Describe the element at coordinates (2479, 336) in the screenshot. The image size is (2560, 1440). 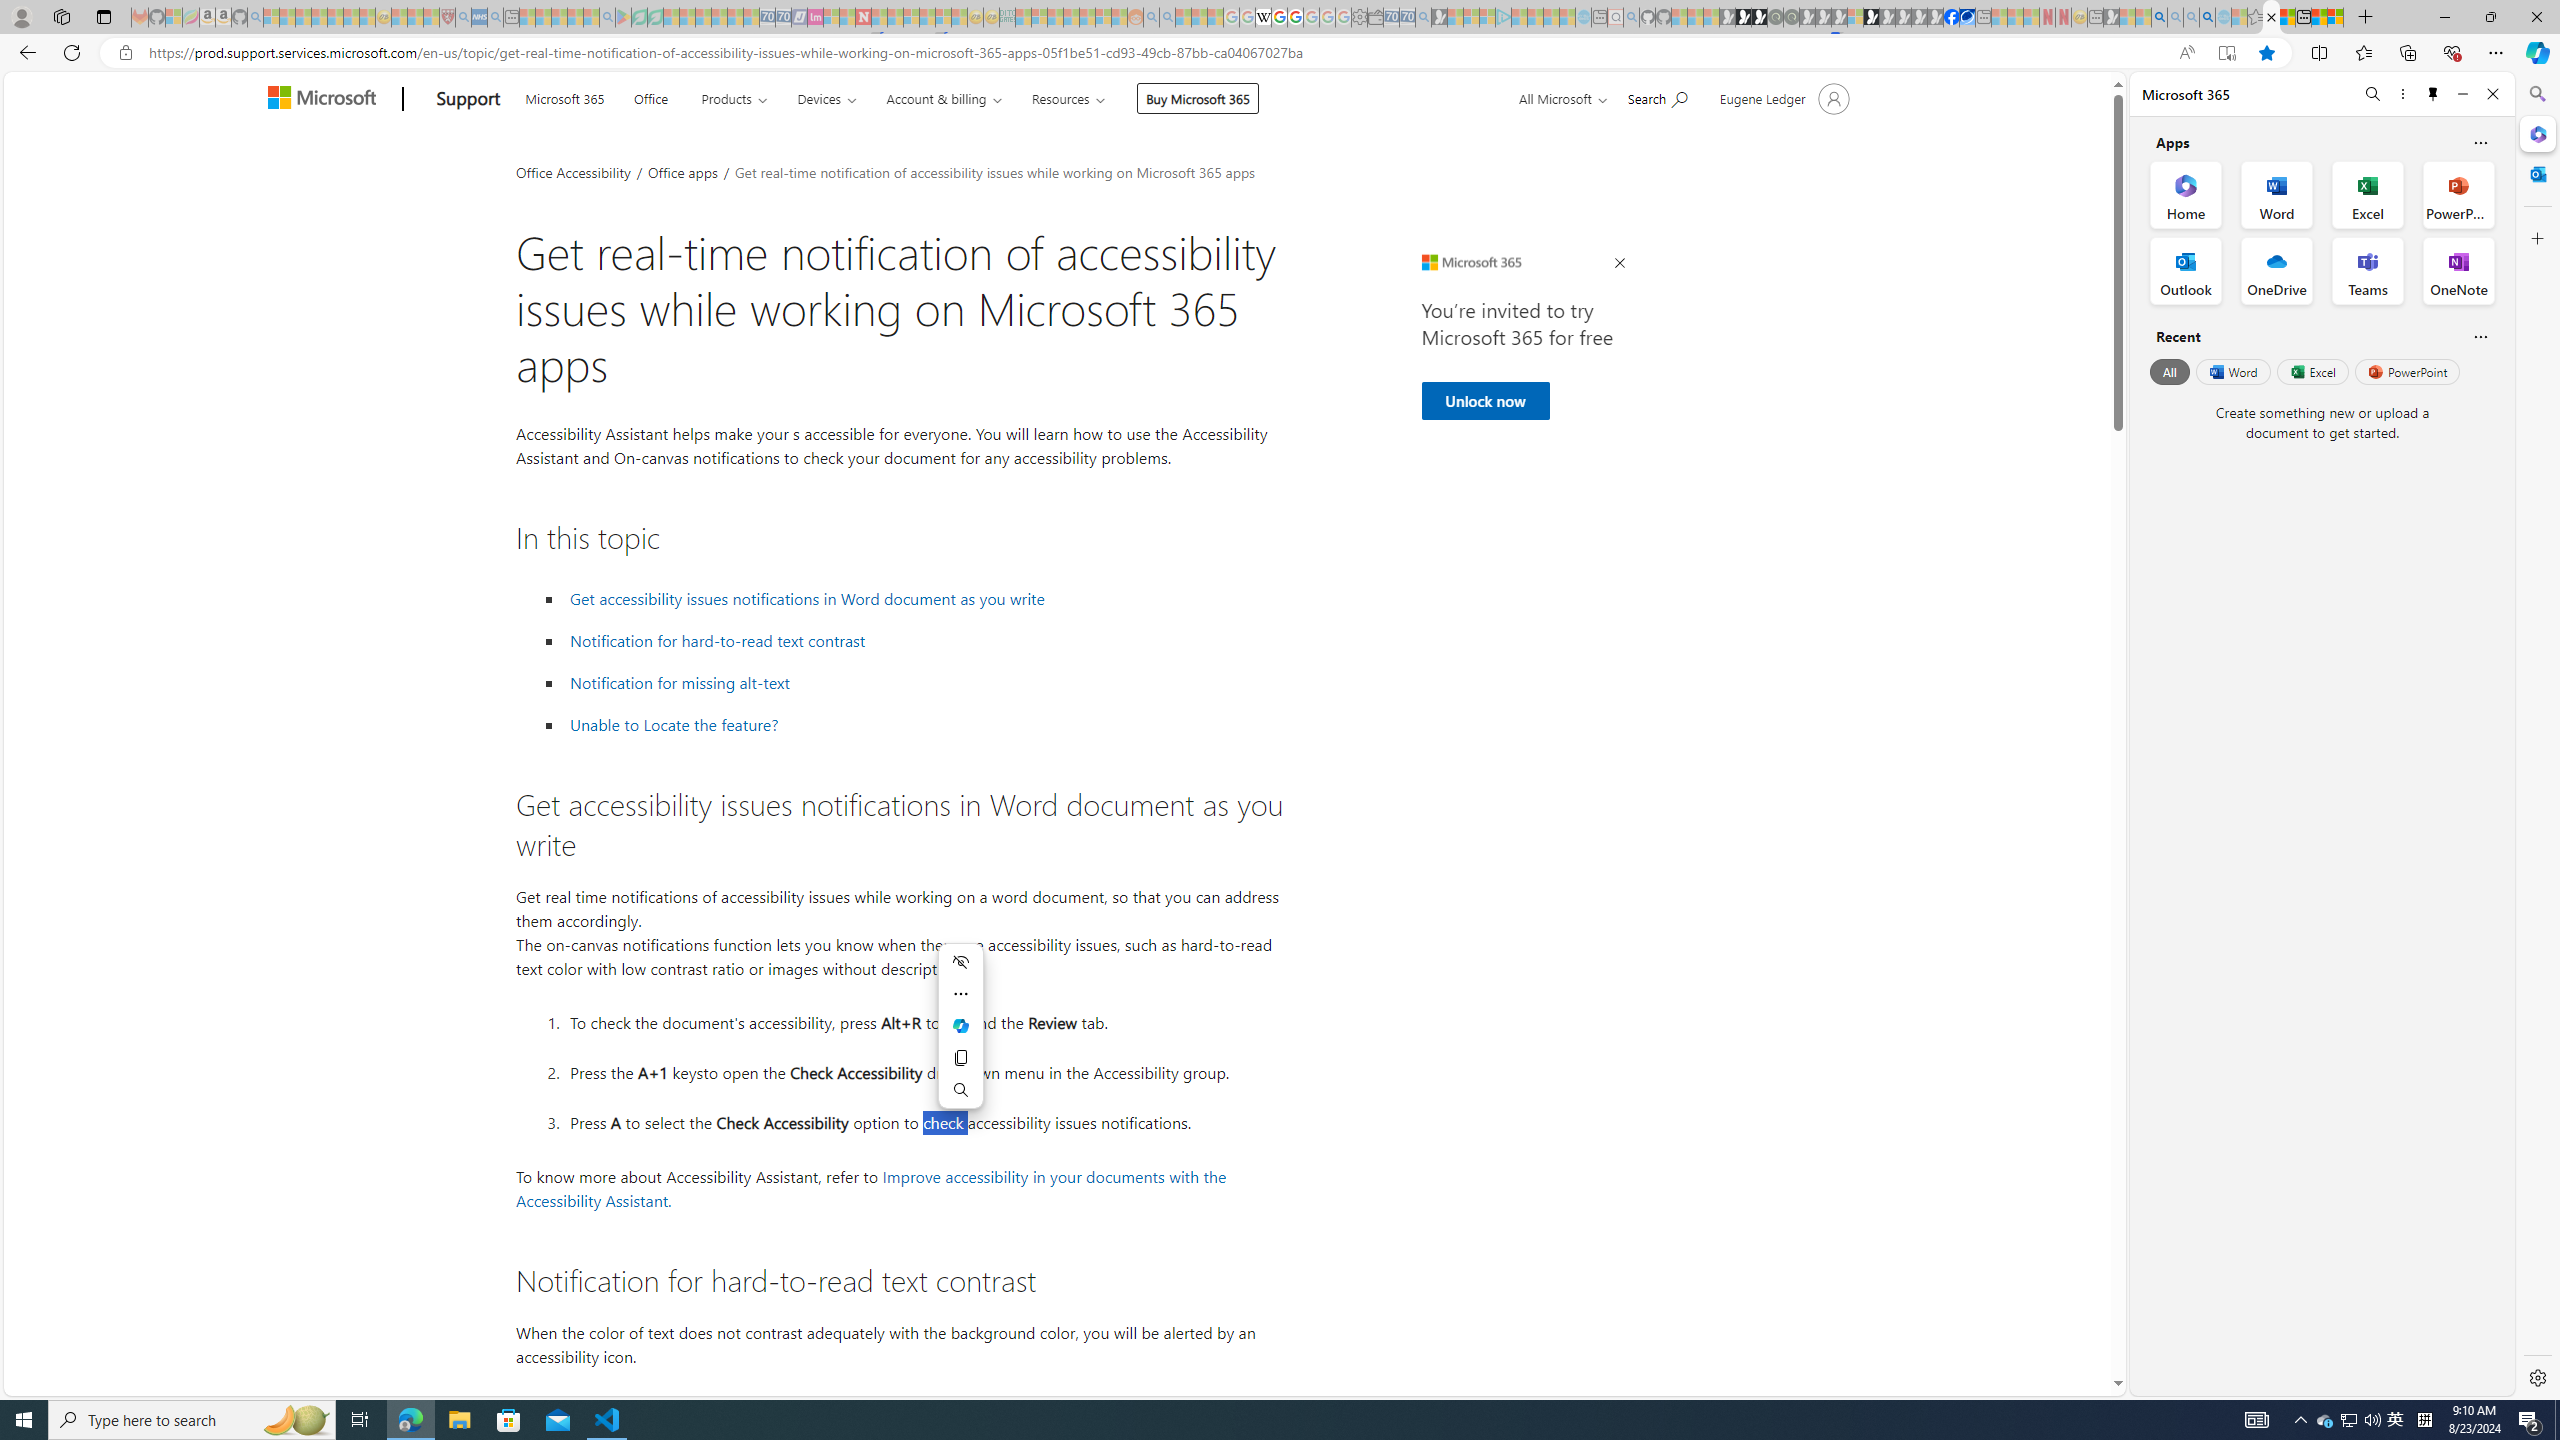
I see `'Is this helpful?'` at that location.